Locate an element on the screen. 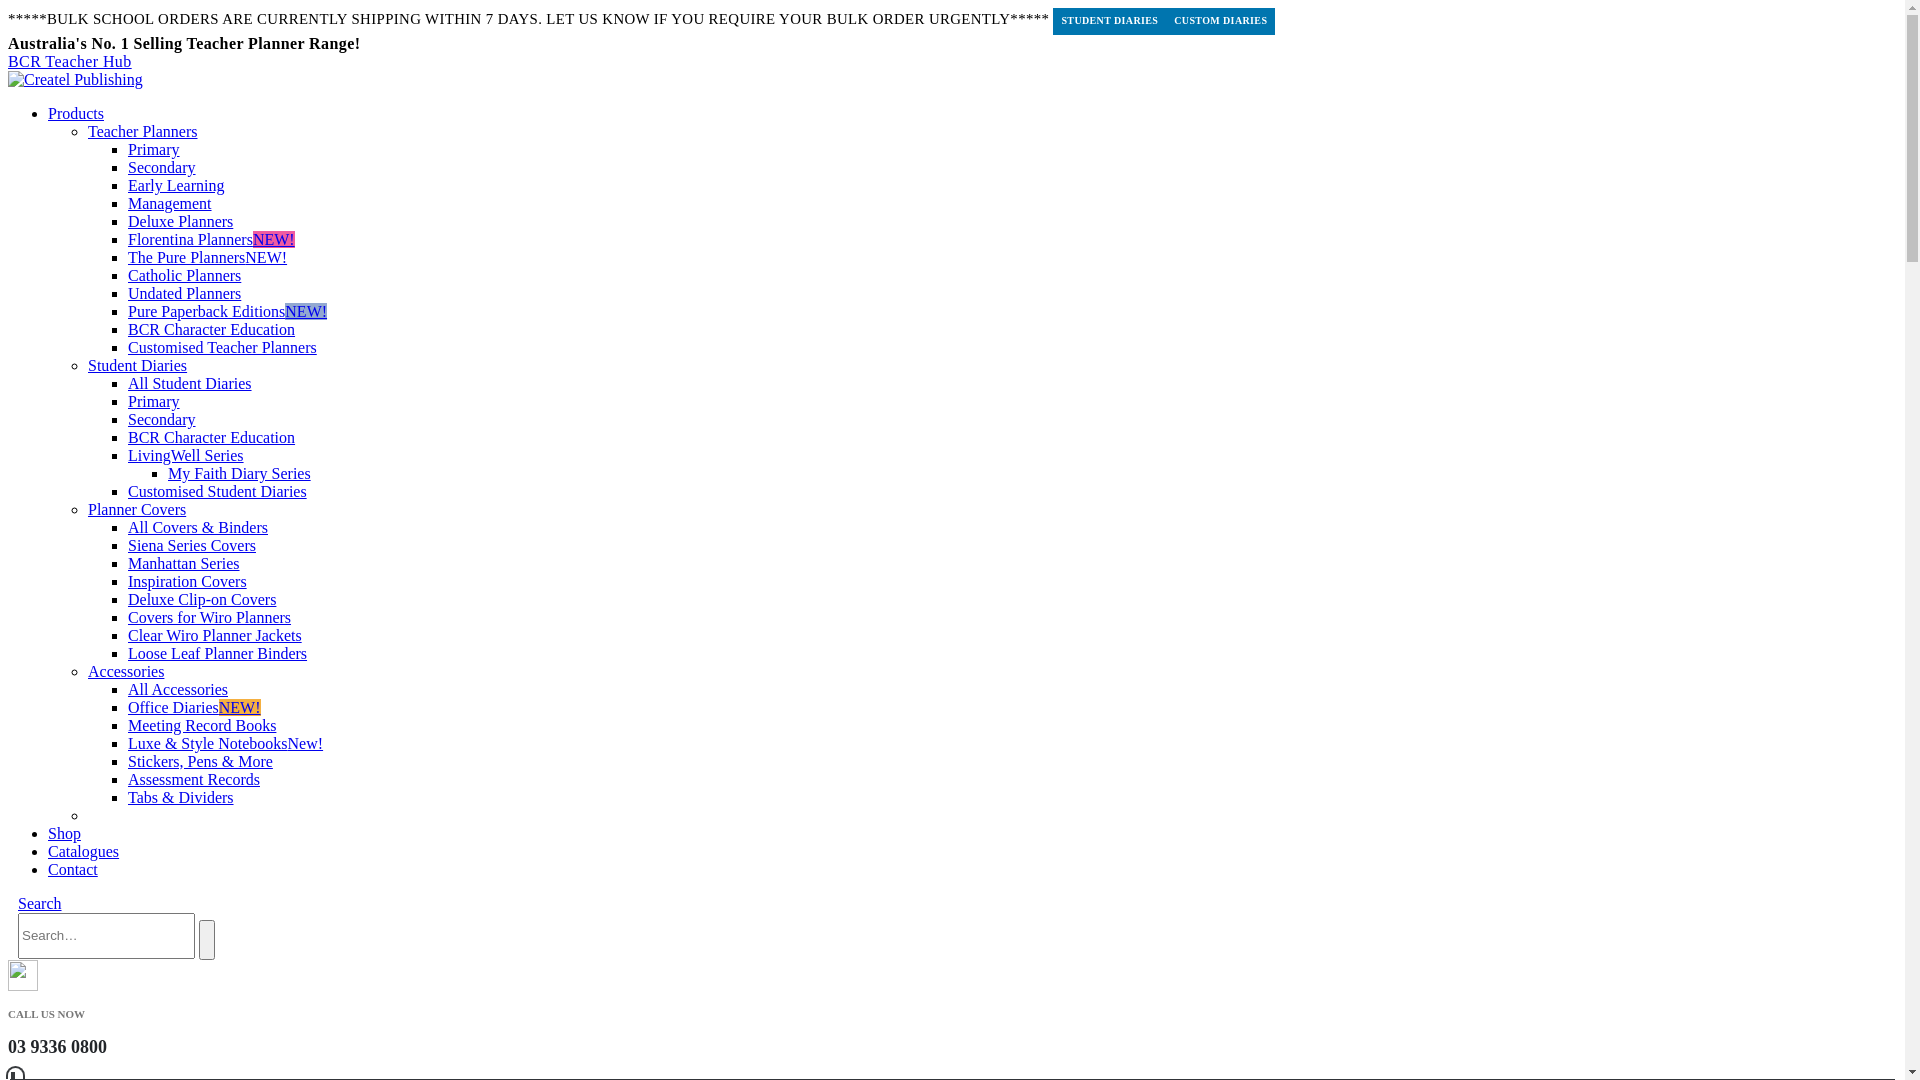 This screenshot has height=1080, width=1920. 'LivingWell Series' is located at coordinates (127, 455).